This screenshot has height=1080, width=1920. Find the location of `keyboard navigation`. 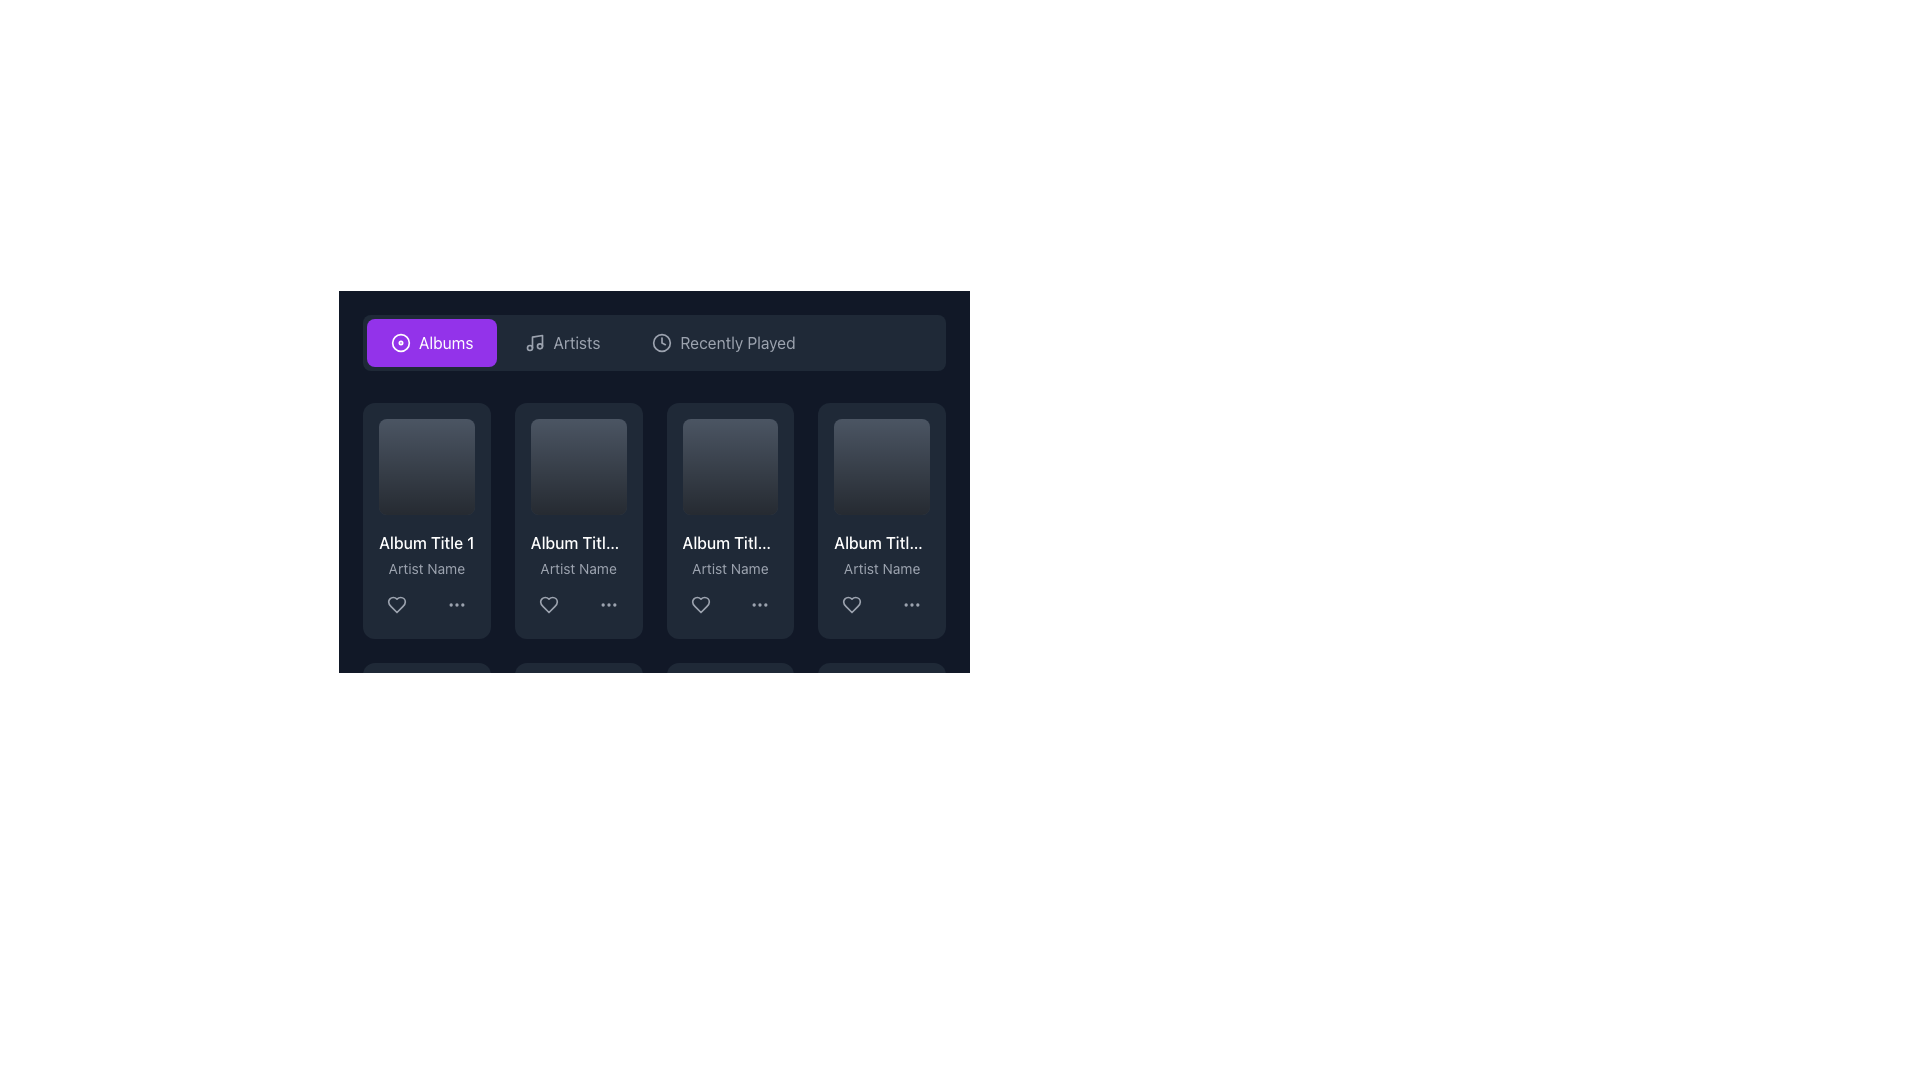

keyboard navigation is located at coordinates (548, 603).